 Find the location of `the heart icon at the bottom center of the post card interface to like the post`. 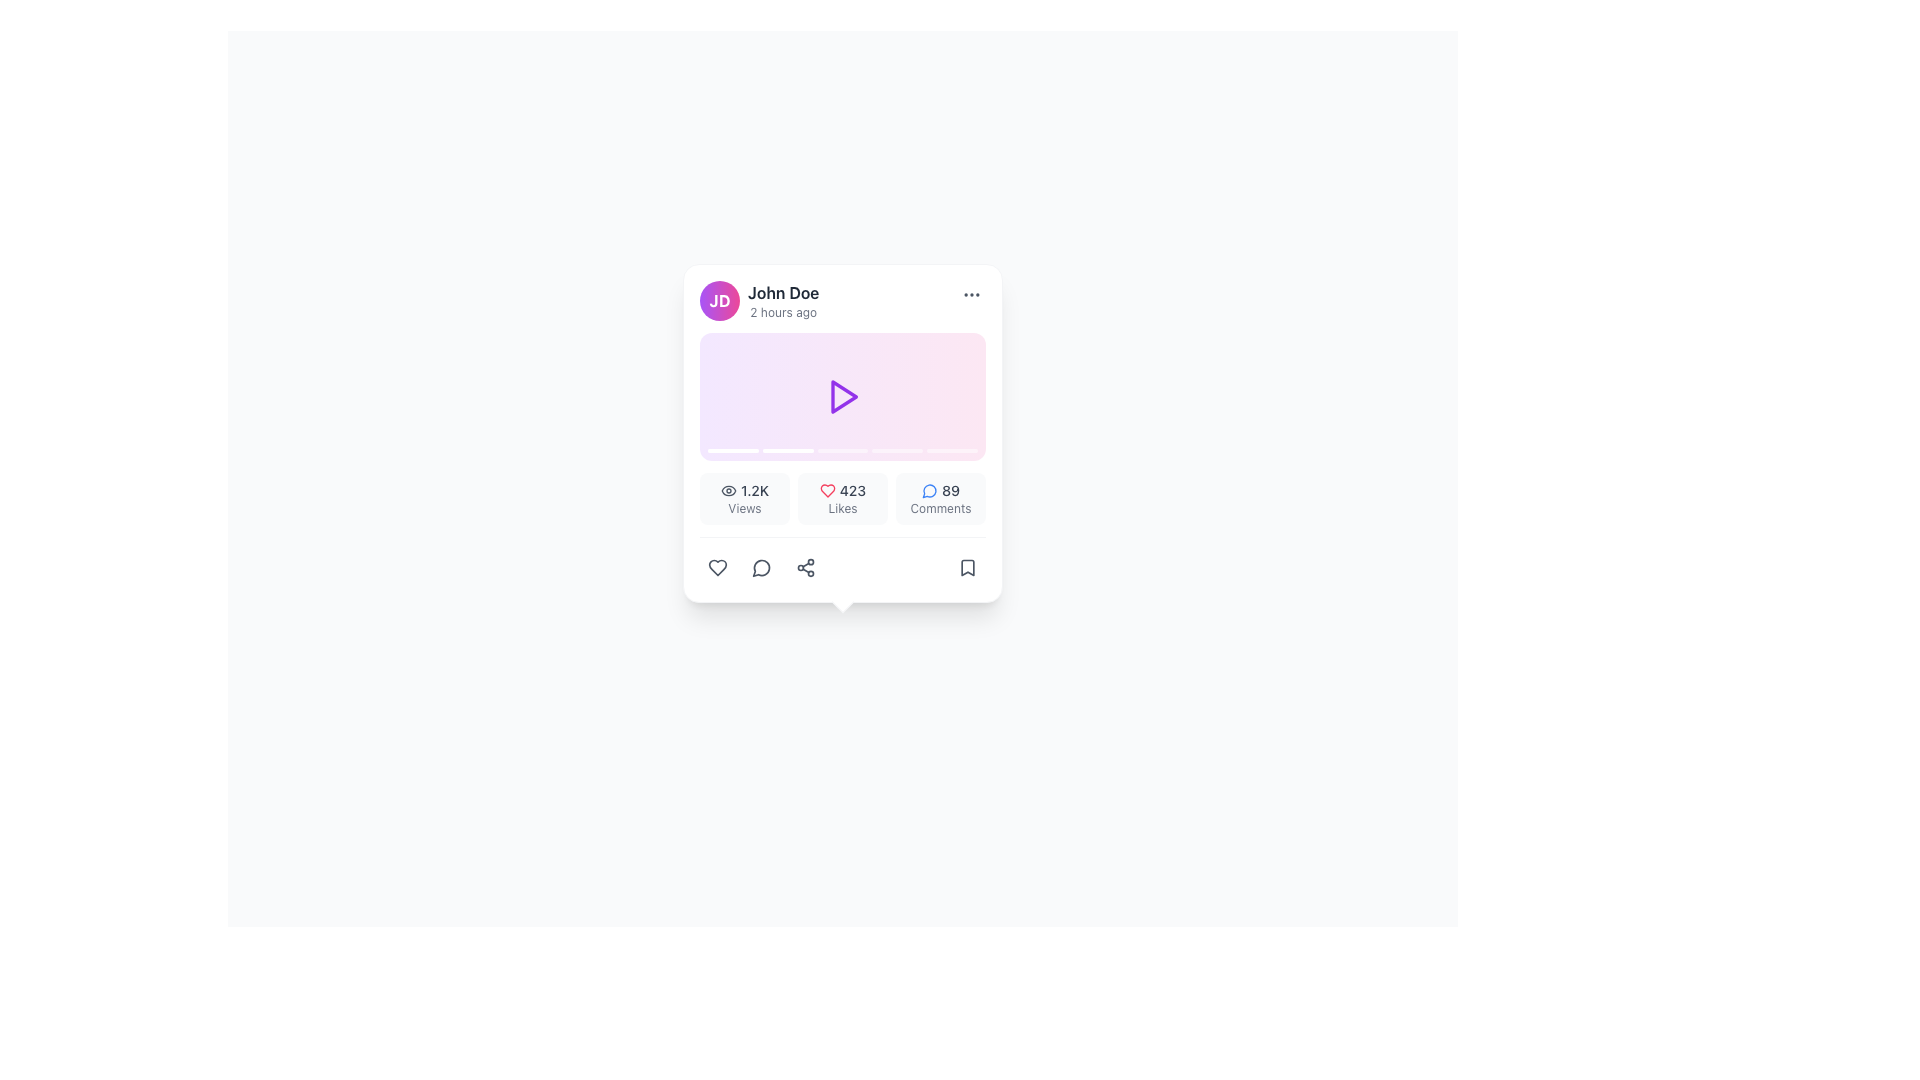

the heart icon at the bottom center of the post card interface to like the post is located at coordinates (827, 490).